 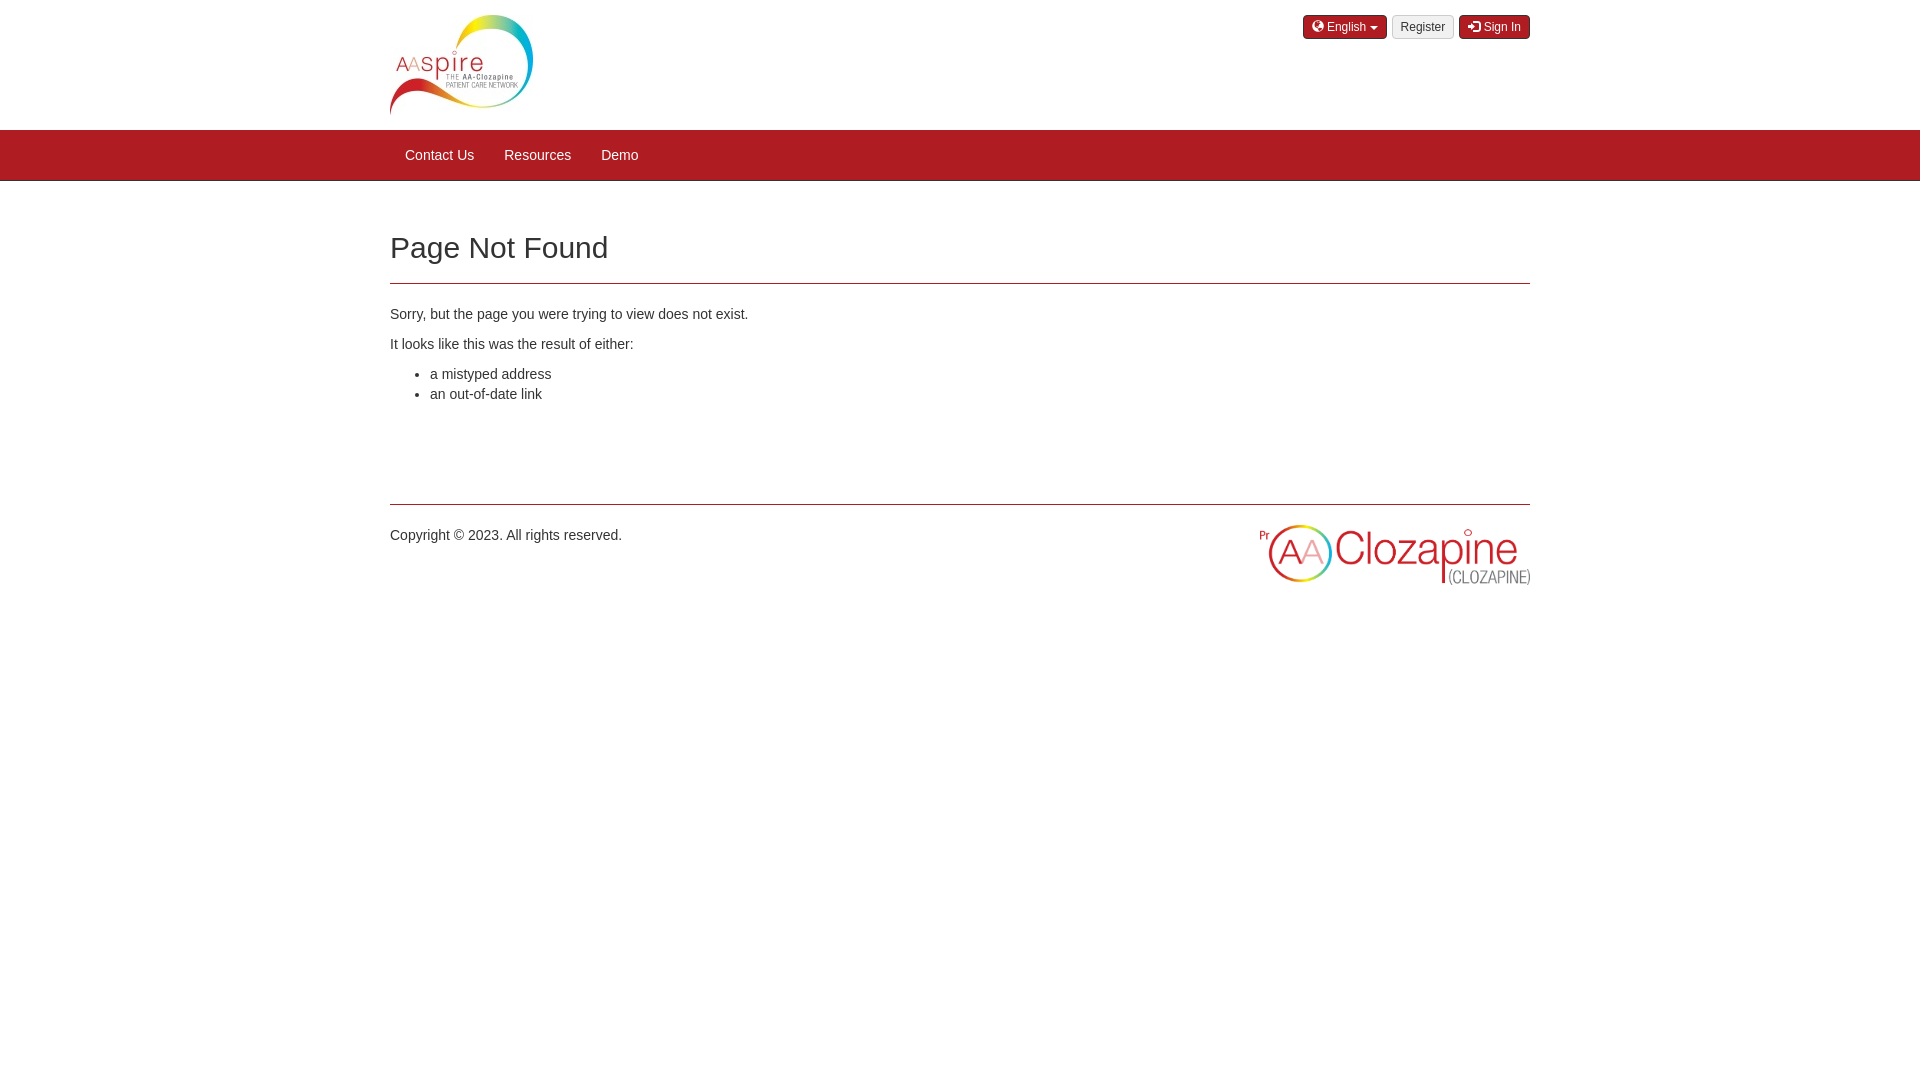 I want to click on 'Demo', so click(x=618, y=153).